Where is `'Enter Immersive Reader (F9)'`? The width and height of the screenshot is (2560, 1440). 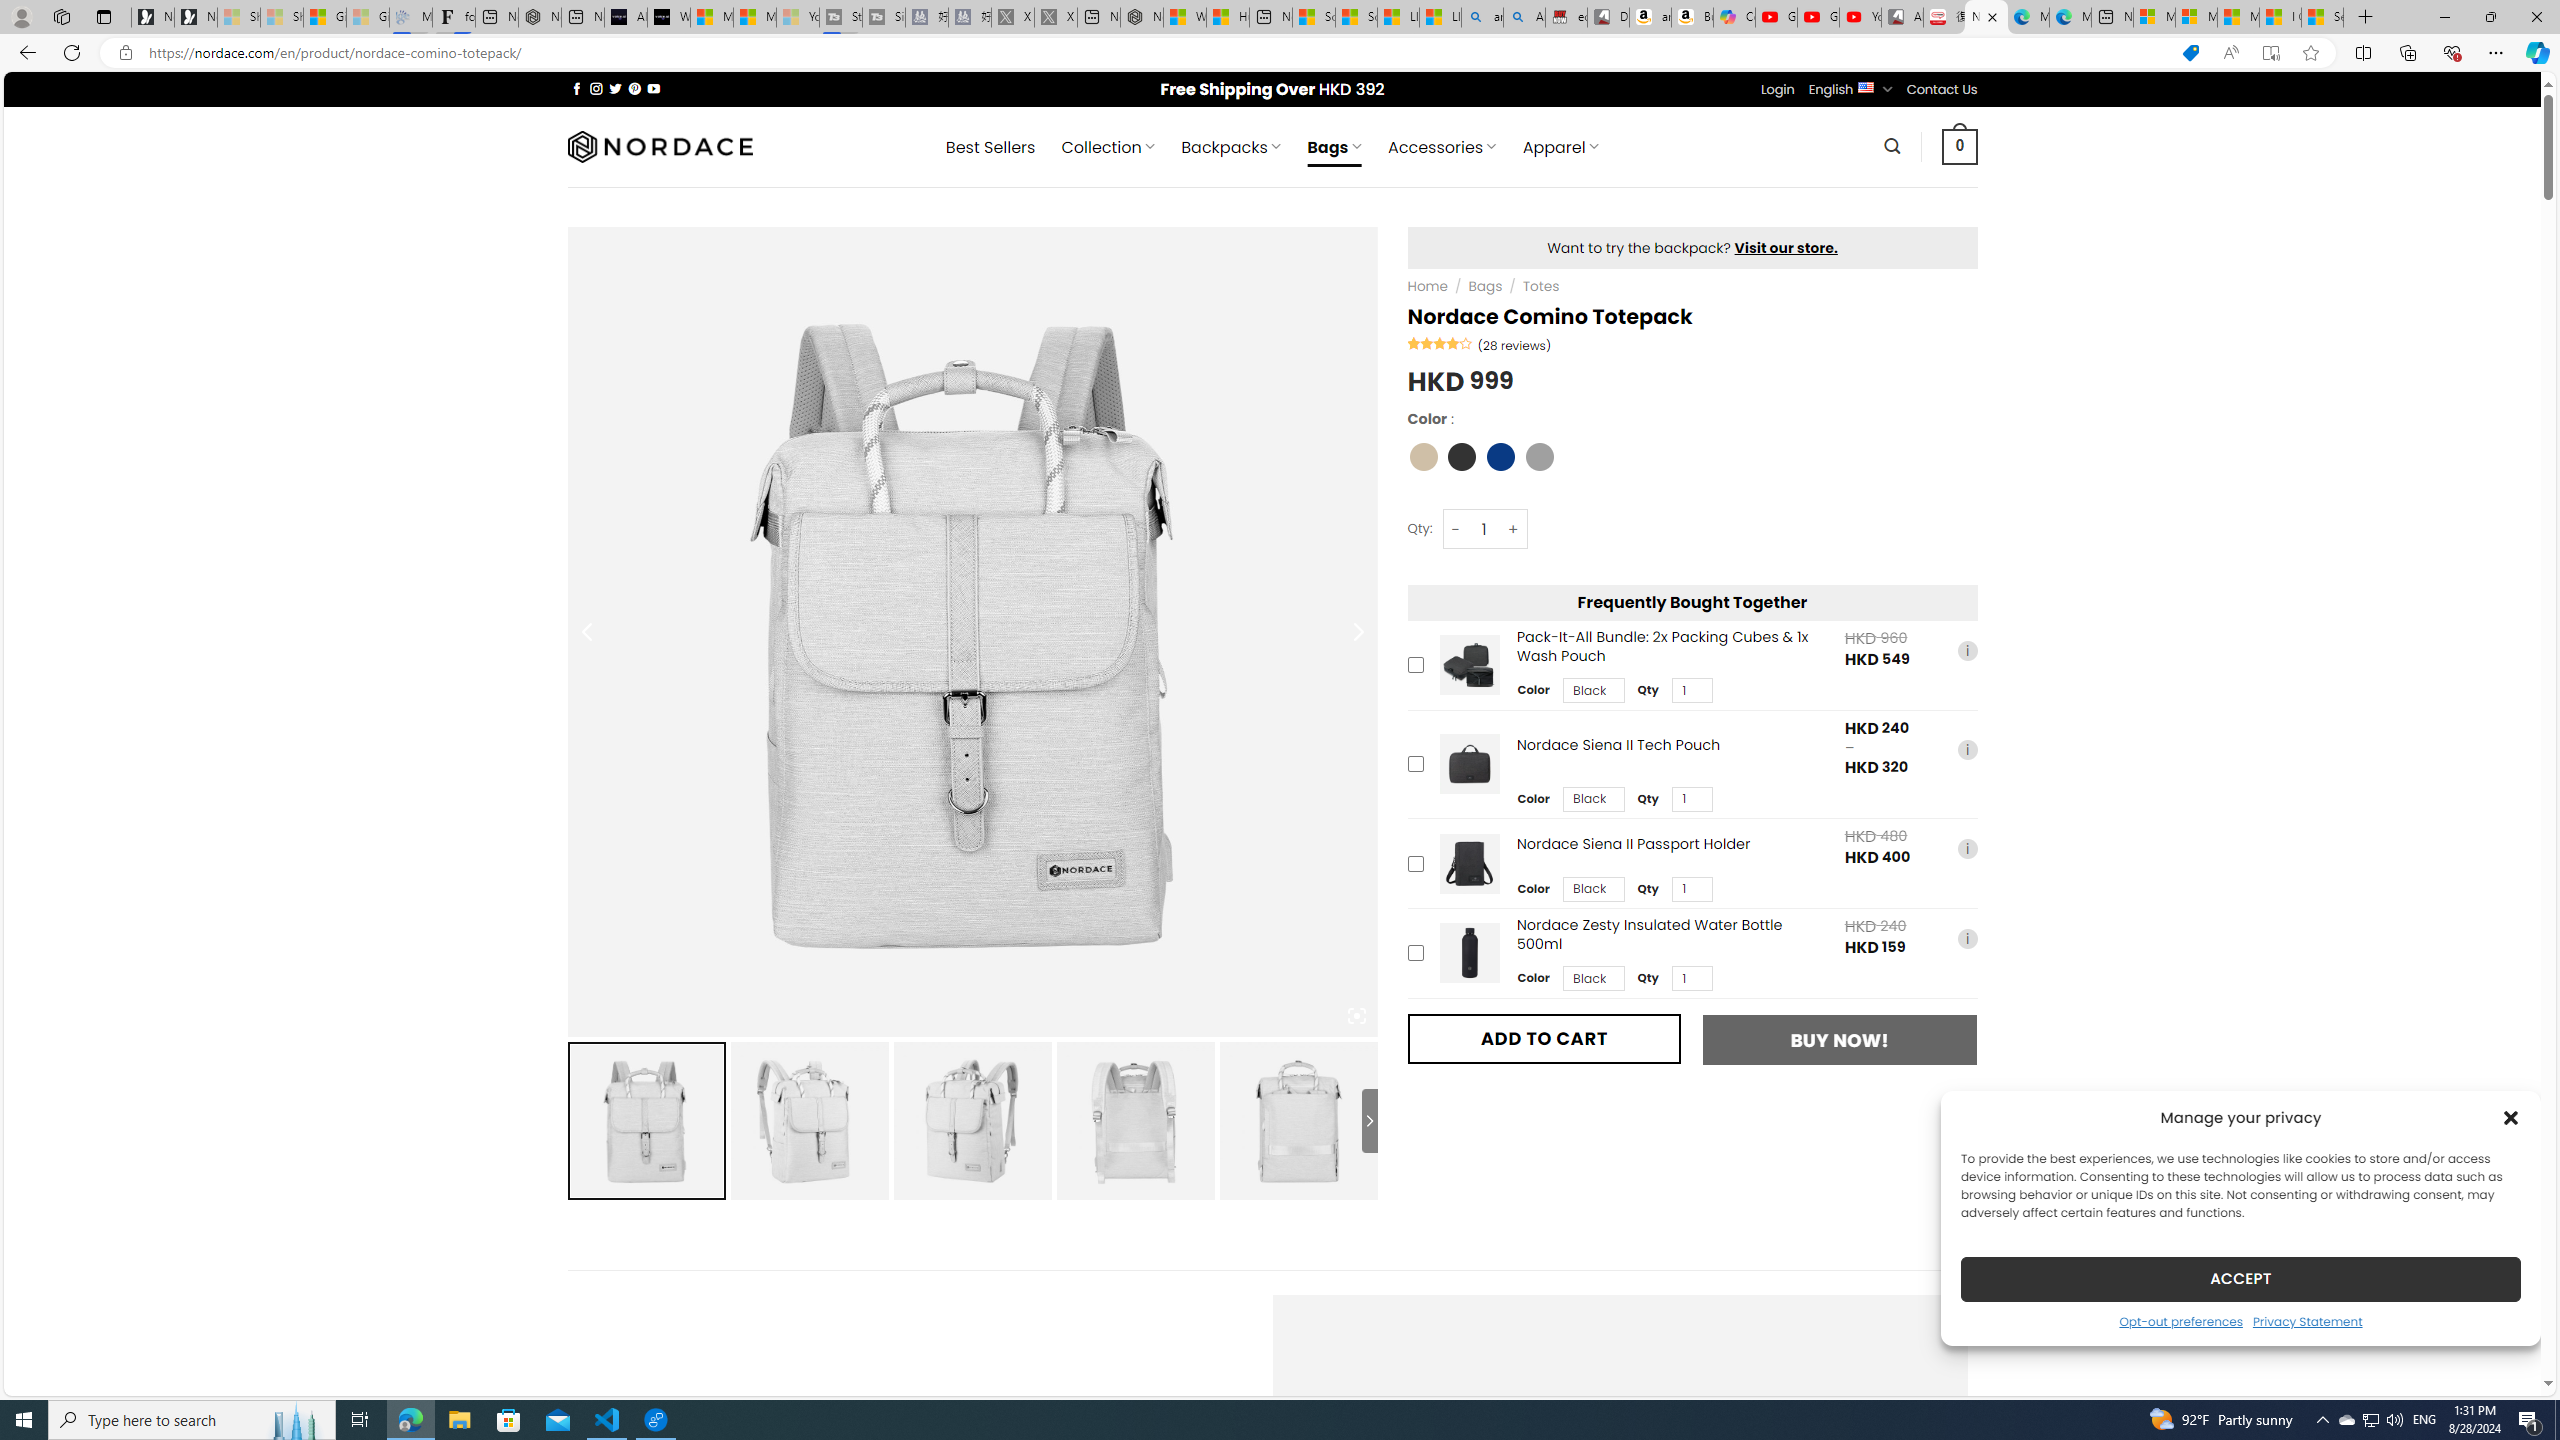
'Enter Immersive Reader (F9)' is located at coordinates (2270, 53).